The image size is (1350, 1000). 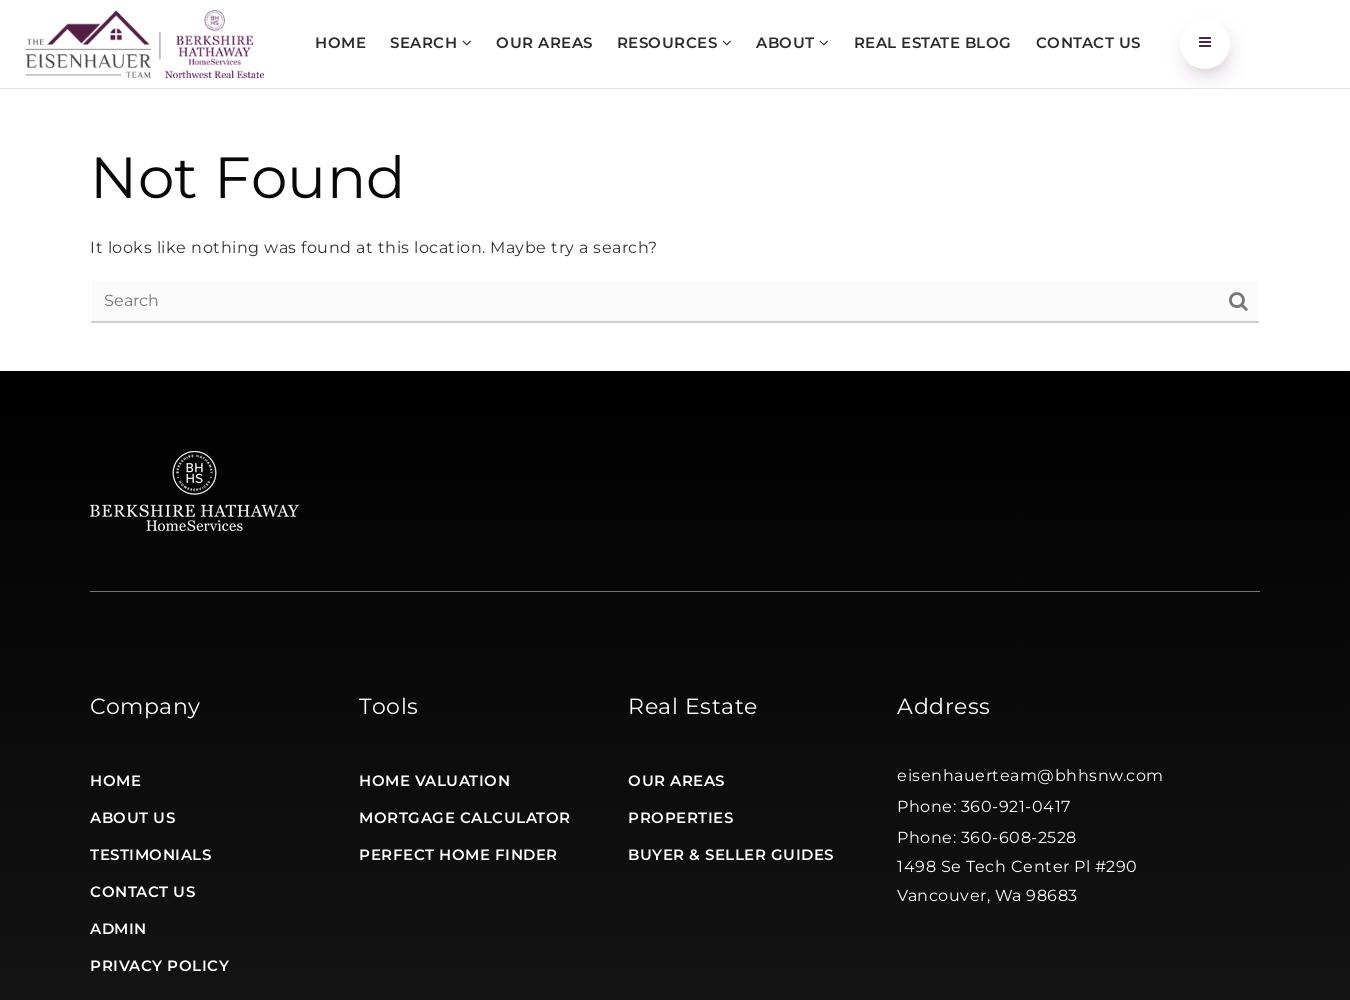 What do you see at coordinates (616, 41) in the screenshot?
I see `'Resources'` at bounding box center [616, 41].